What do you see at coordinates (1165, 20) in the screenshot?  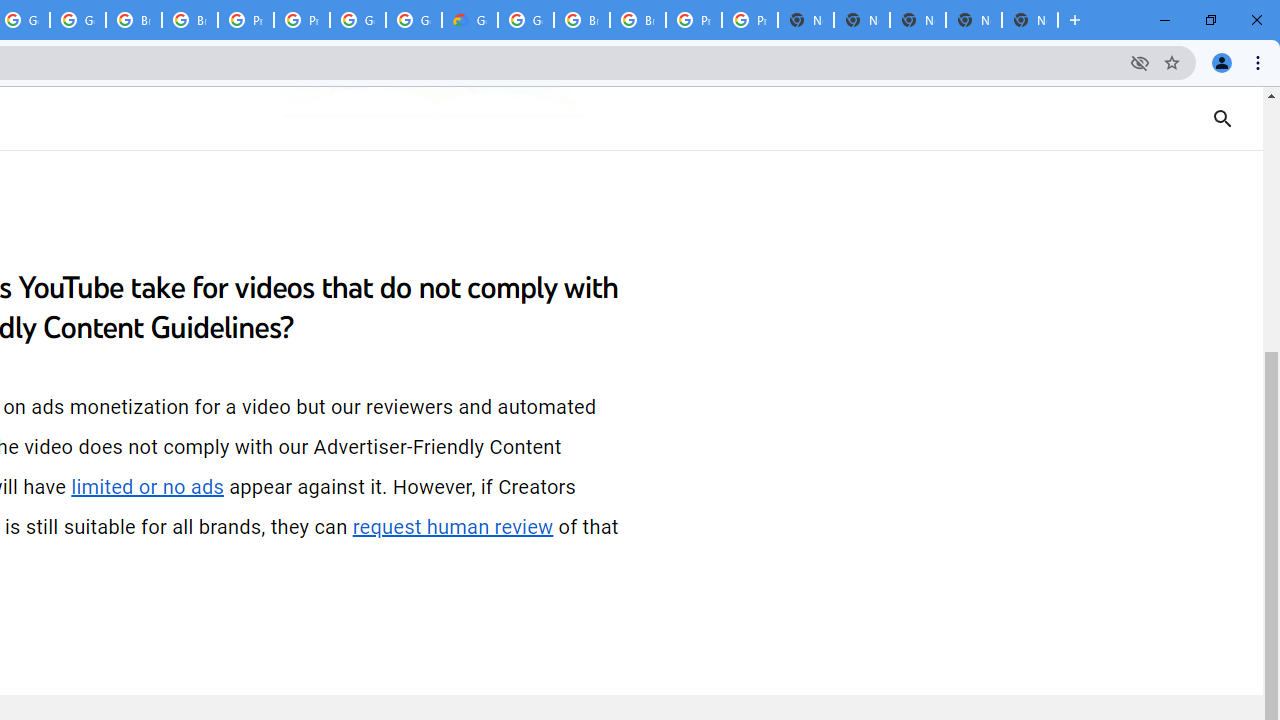 I see `'Minimize'` at bounding box center [1165, 20].